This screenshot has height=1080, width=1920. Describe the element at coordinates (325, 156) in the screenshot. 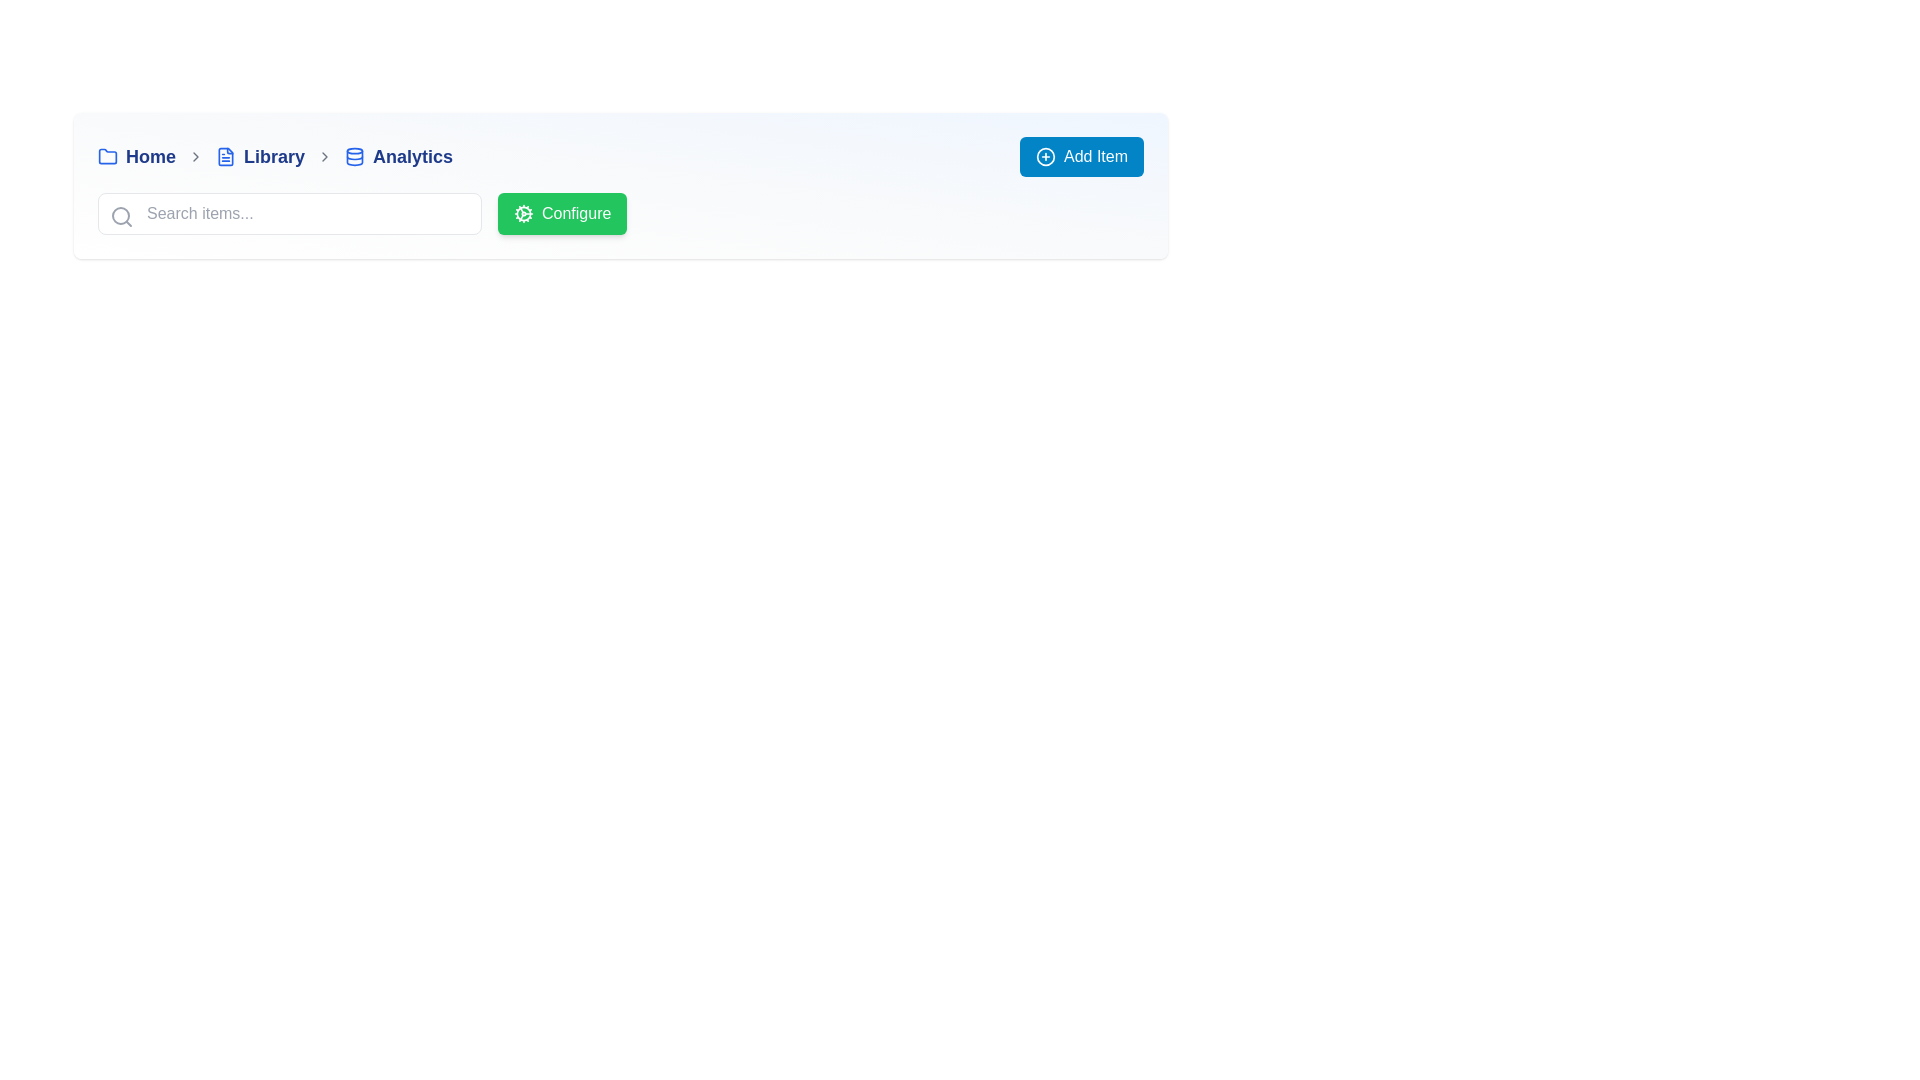

I see `the second chevron icon in the breadcrumb navigation, which separates 'Library' and 'Analytics' labels, located in the navigation bar` at that location.